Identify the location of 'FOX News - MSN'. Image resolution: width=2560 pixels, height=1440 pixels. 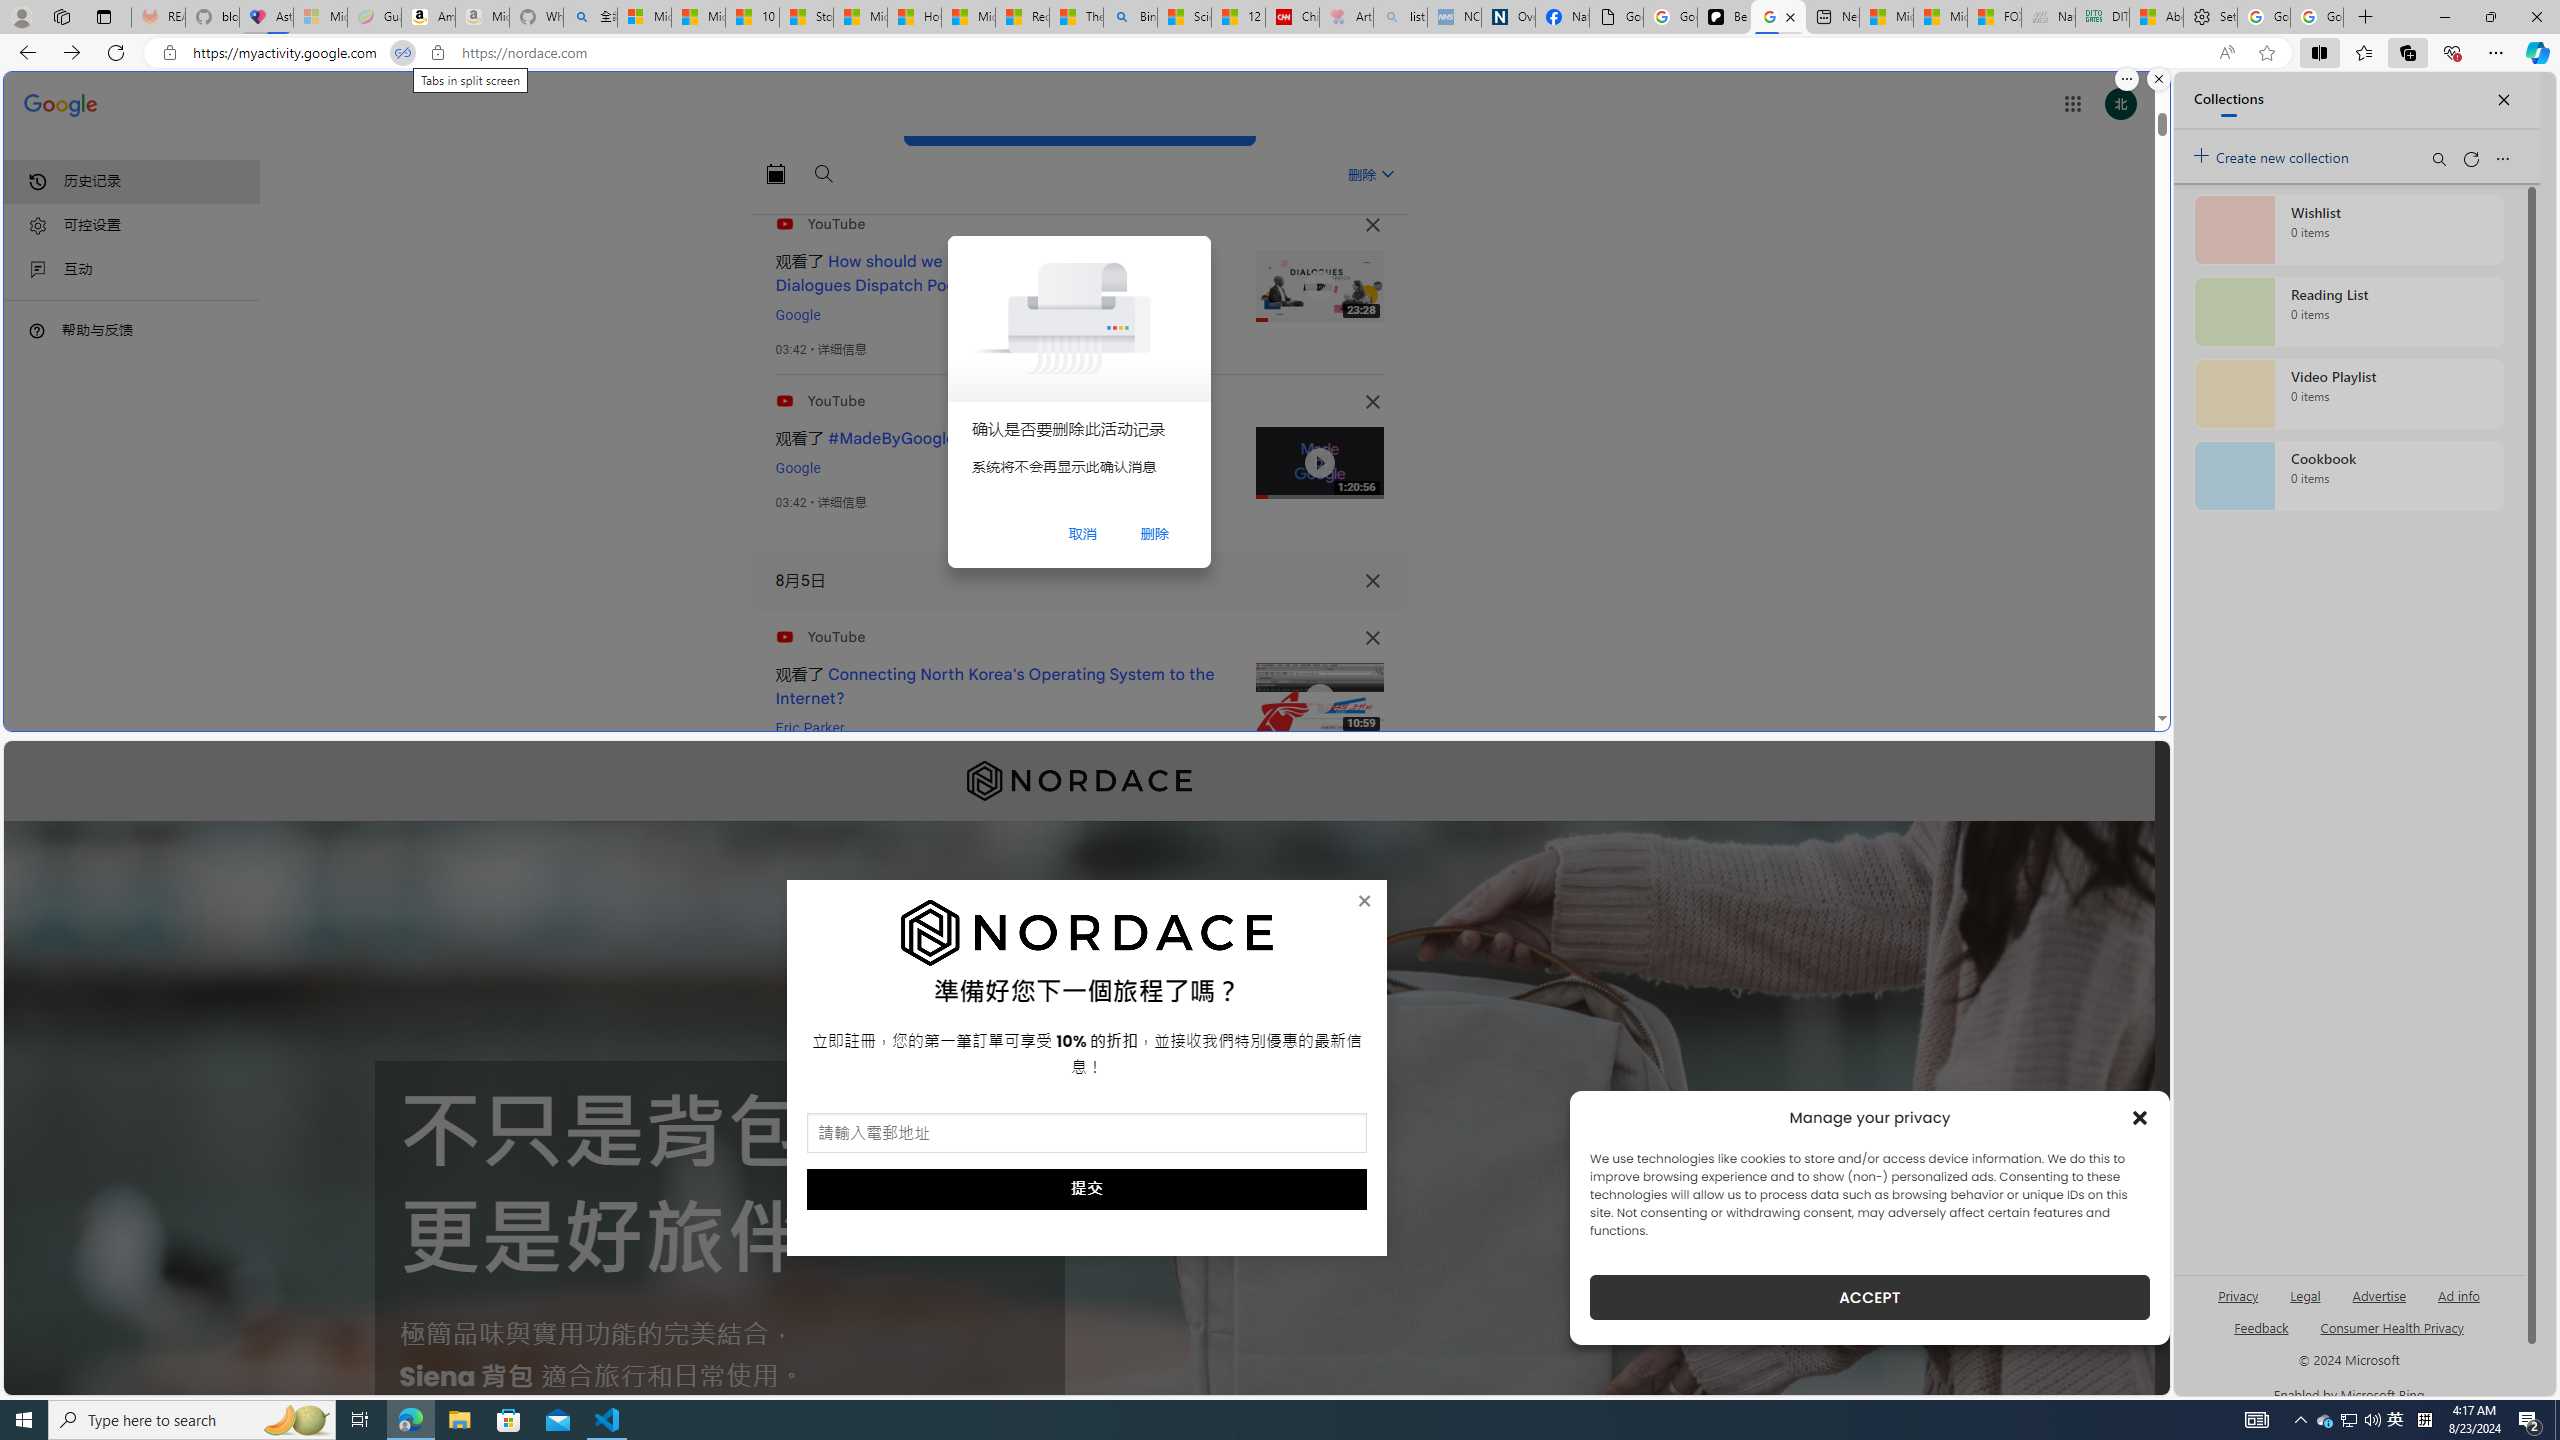
(1993, 16).